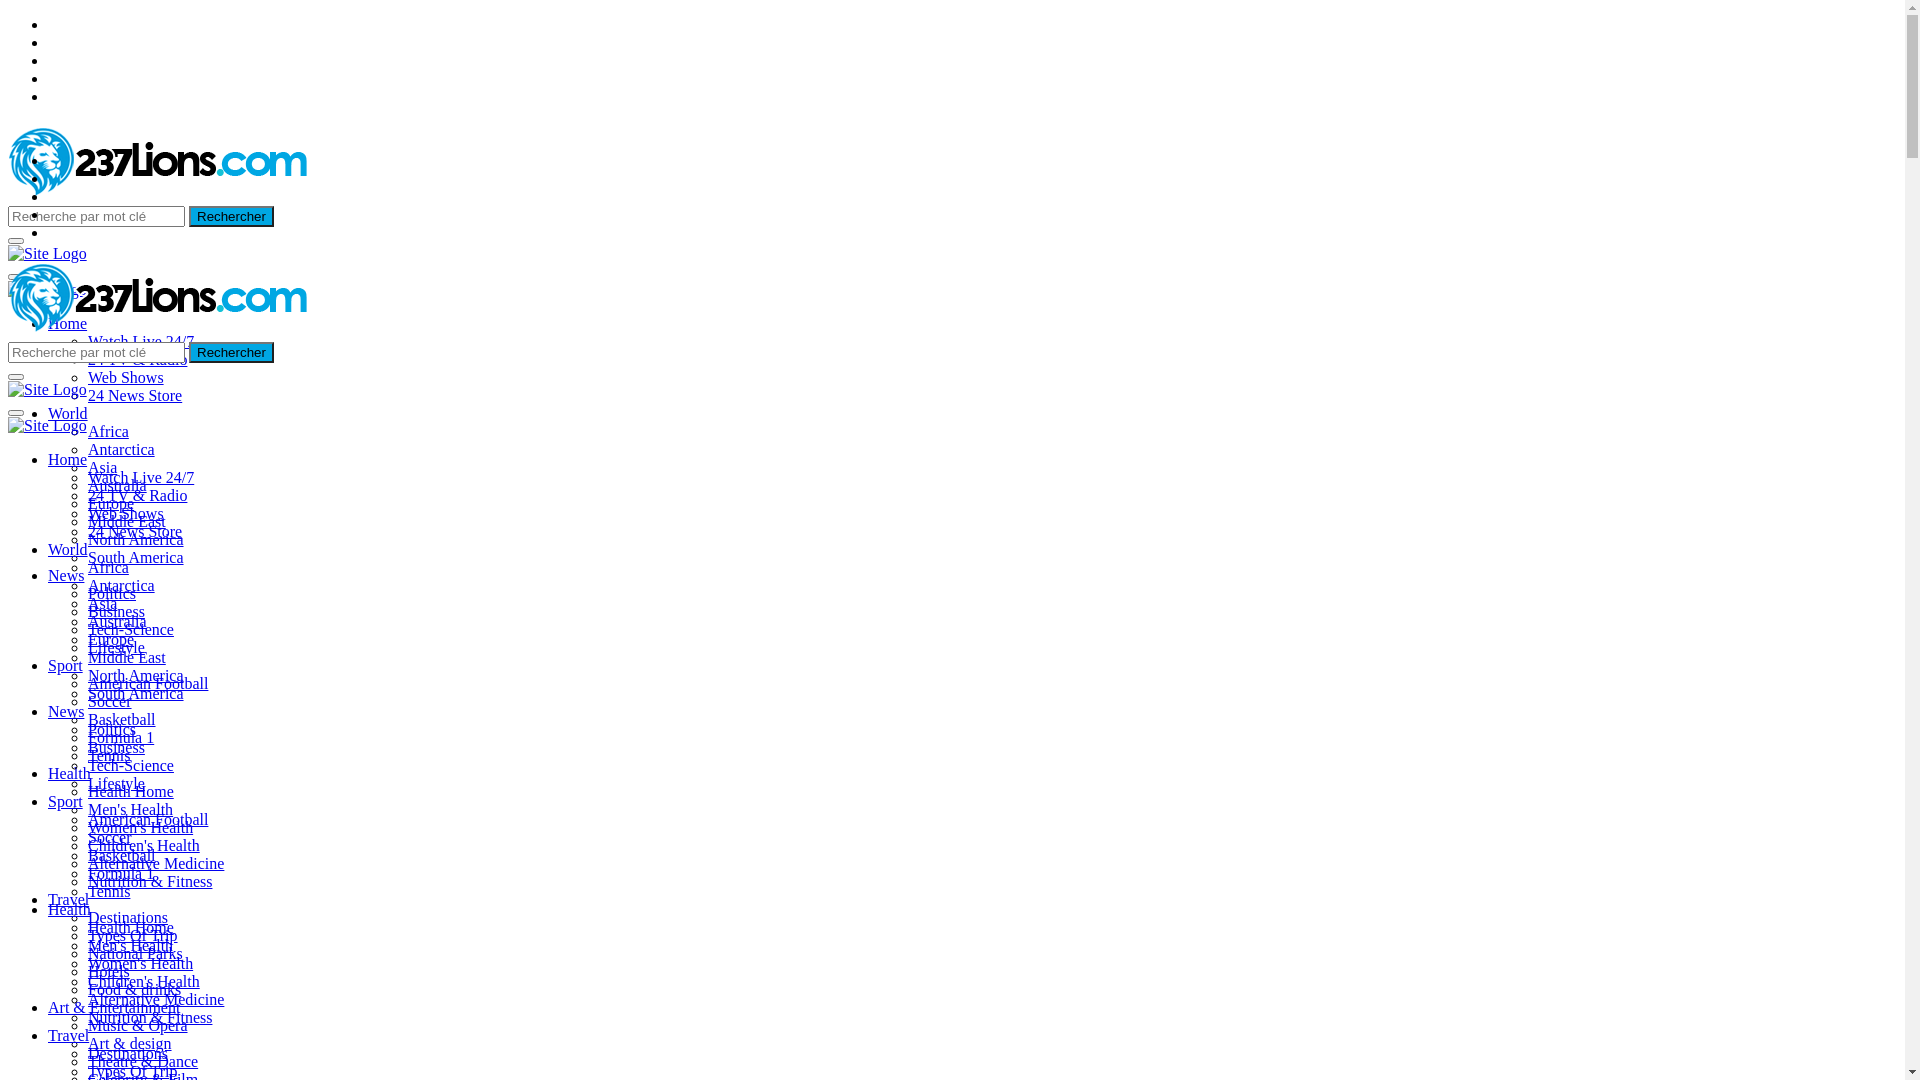 The height and width of the screenshot is (1080, 1920). What do you see at coordinates (86, 827) in the screenshot?
I see `'Women's Health'` at bounding box center [86, 827].